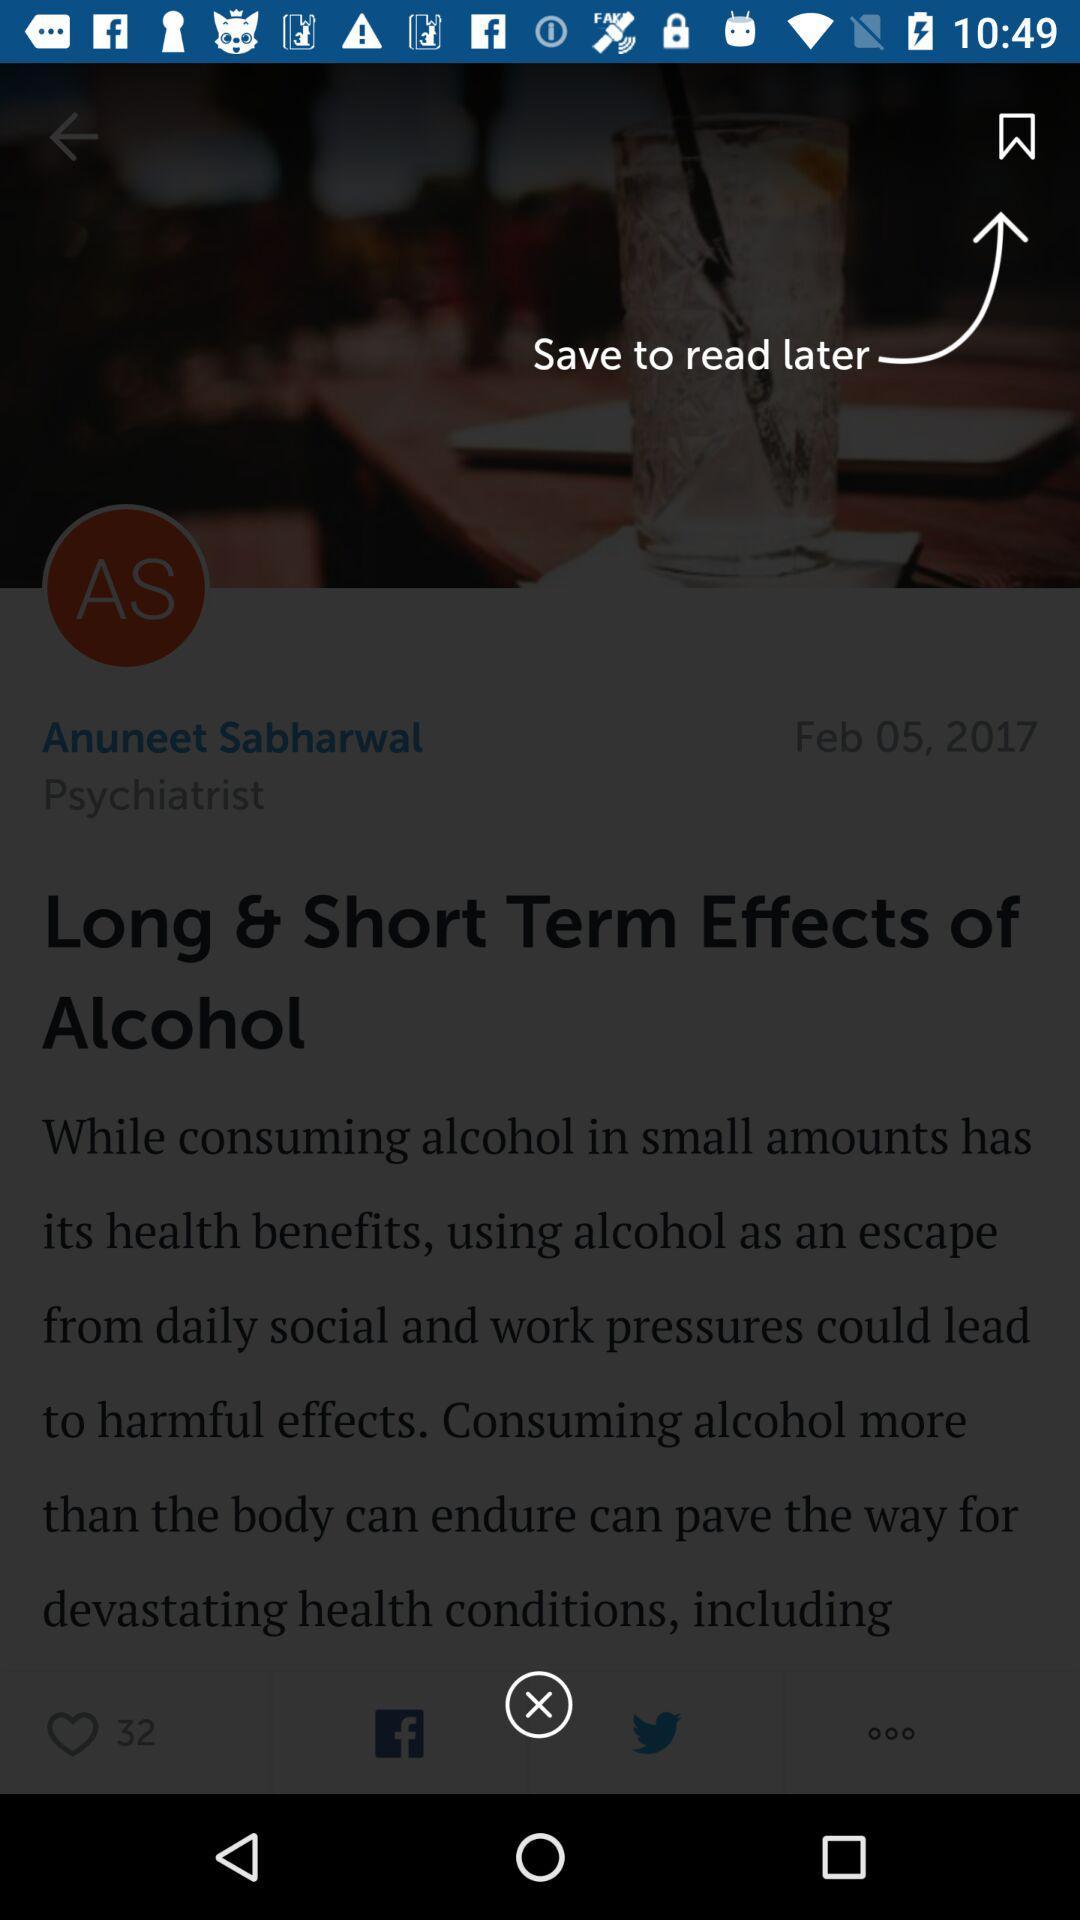 The width and height of the screenshot is (1080, 1920). I want to click on open share menu, so click(890, 1732).